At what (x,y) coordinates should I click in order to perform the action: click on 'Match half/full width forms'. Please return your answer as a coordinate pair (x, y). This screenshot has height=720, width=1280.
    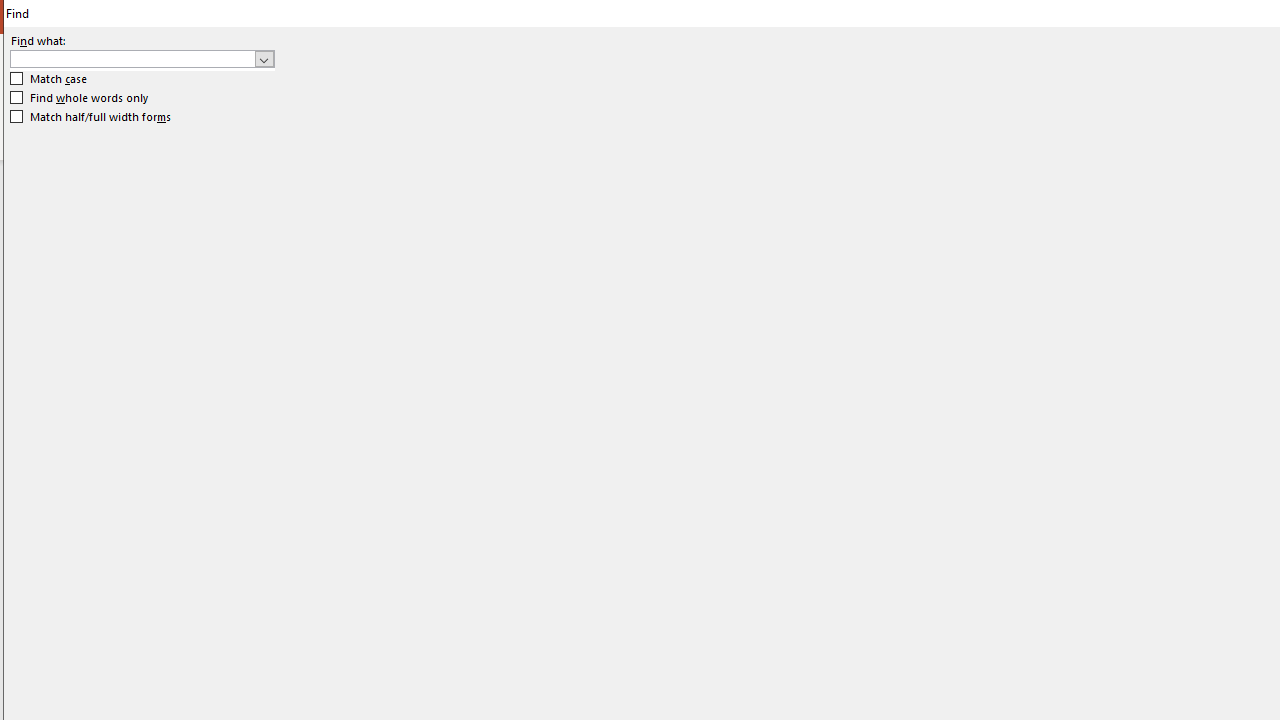
    Looking at the image, I should click on (90, 117).